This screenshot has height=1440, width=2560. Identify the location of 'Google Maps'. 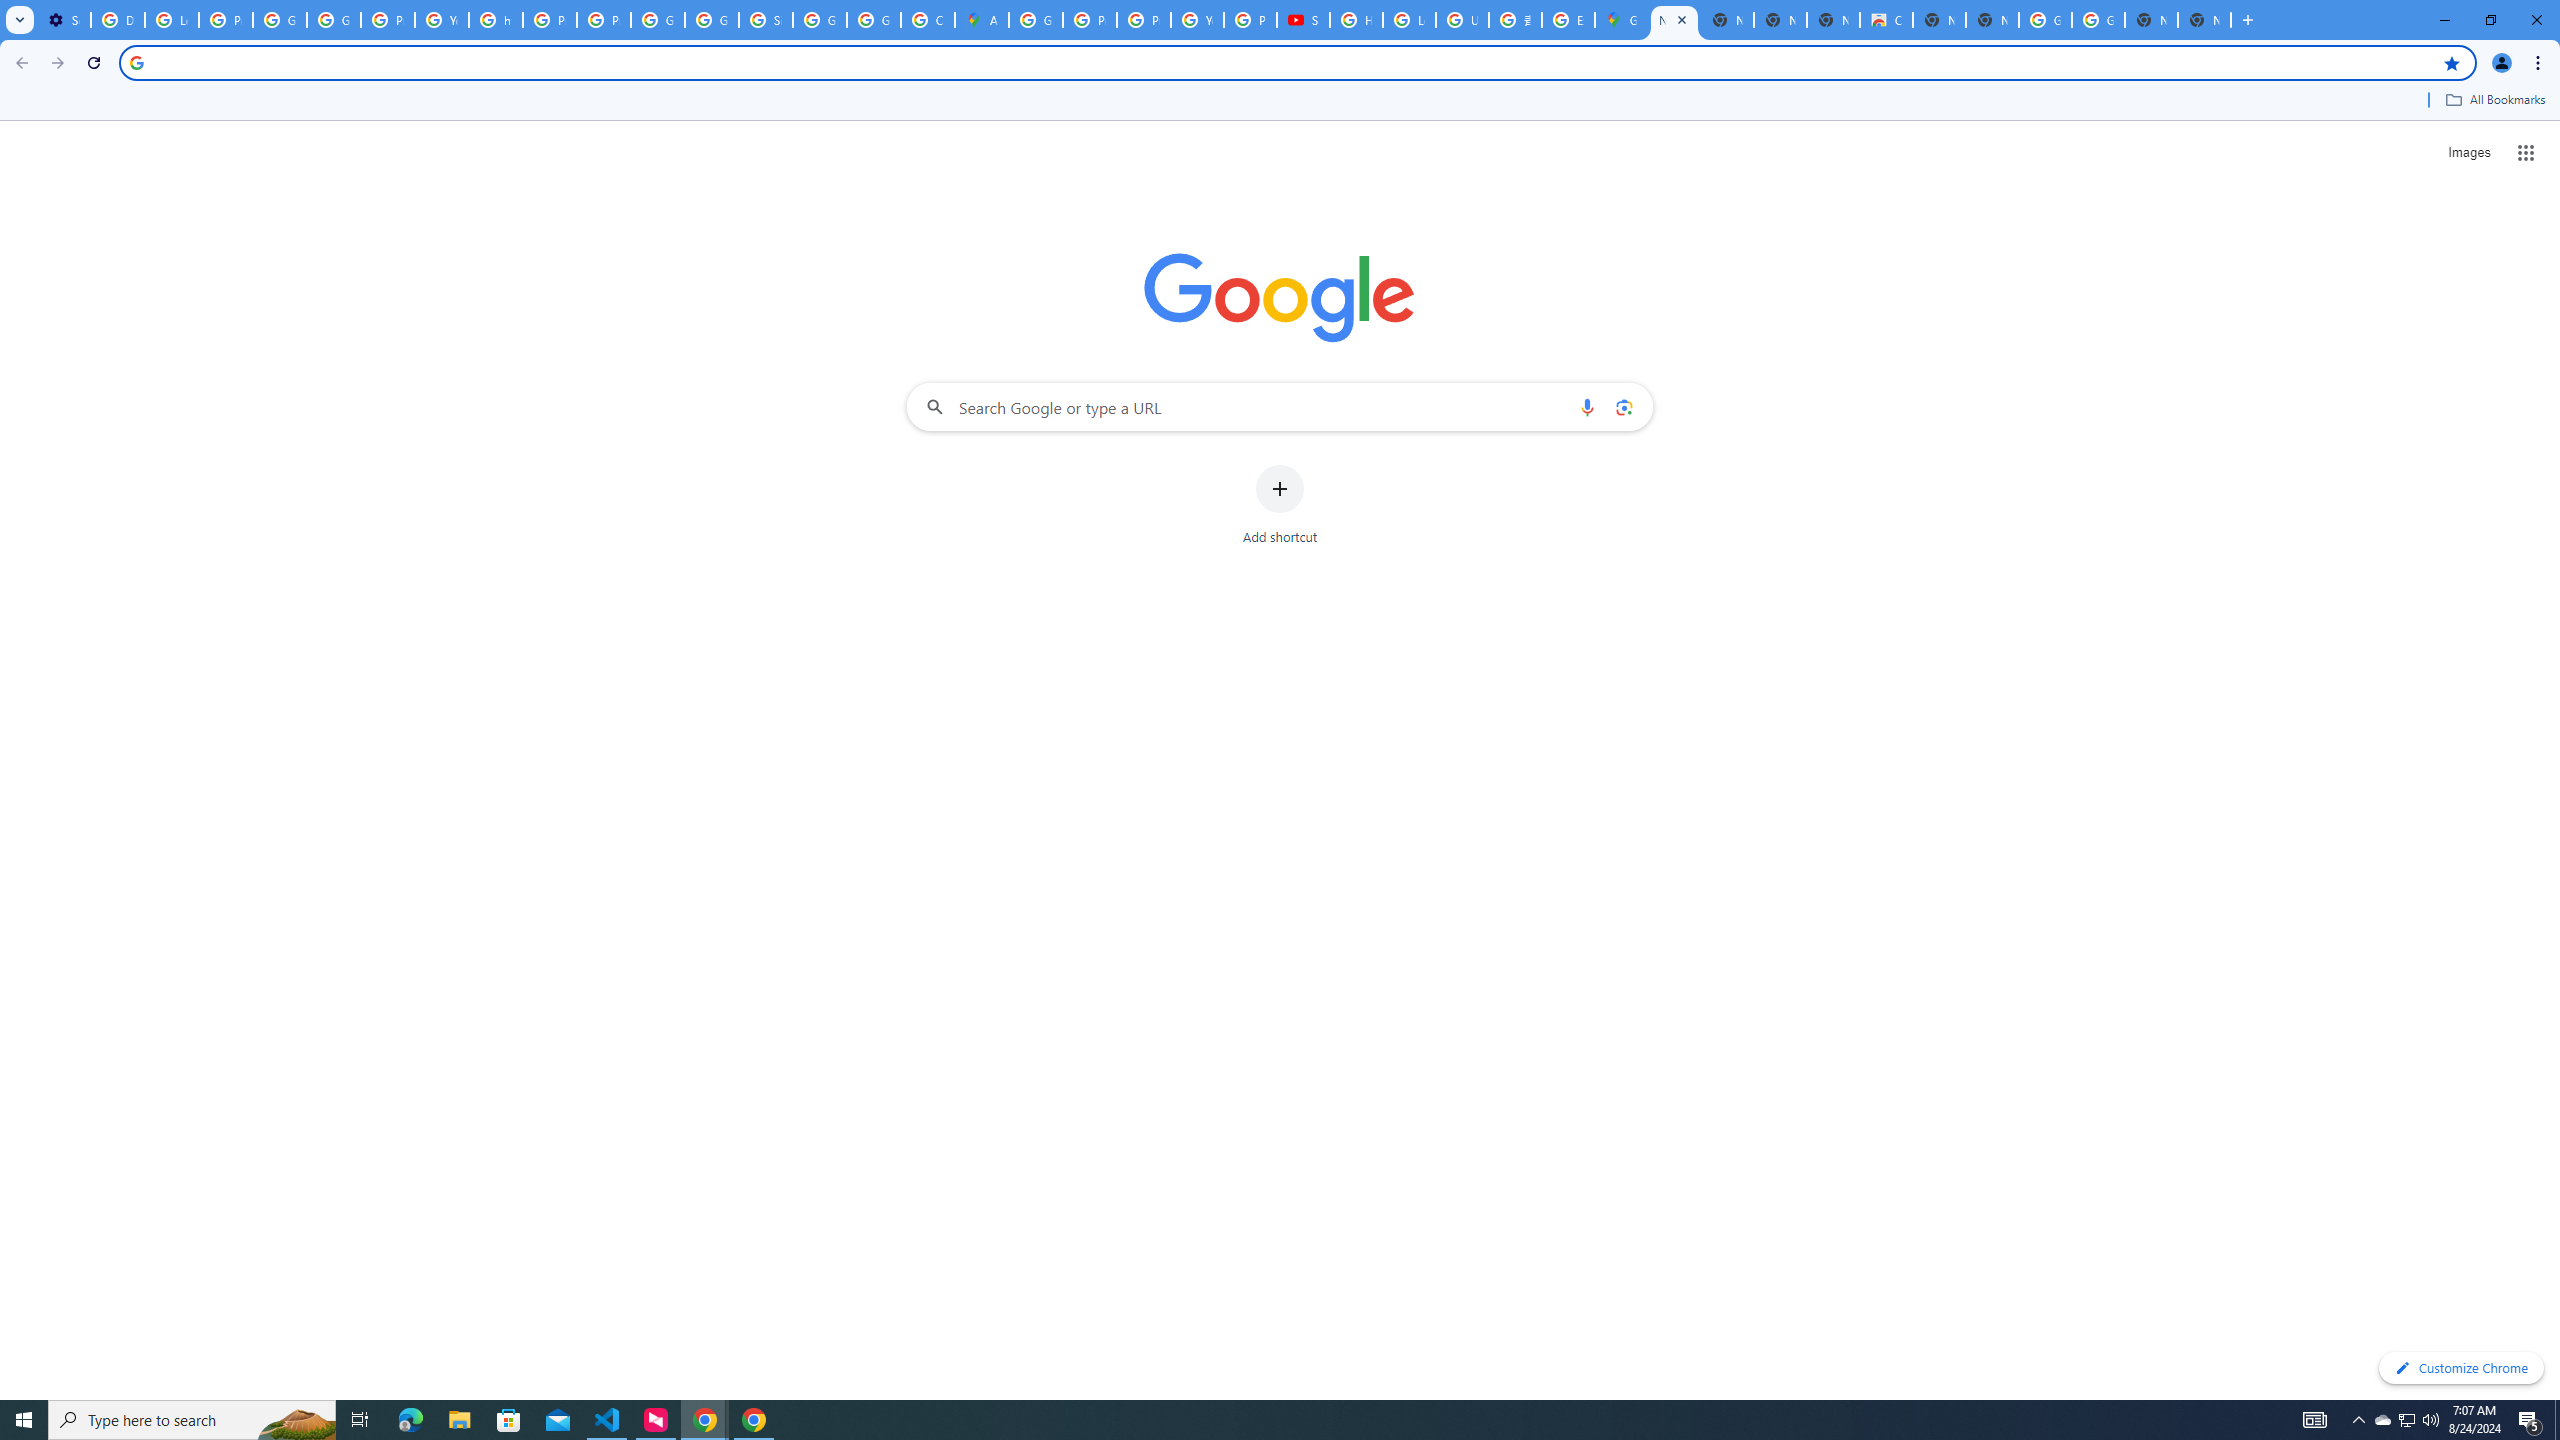
(1621, 19).